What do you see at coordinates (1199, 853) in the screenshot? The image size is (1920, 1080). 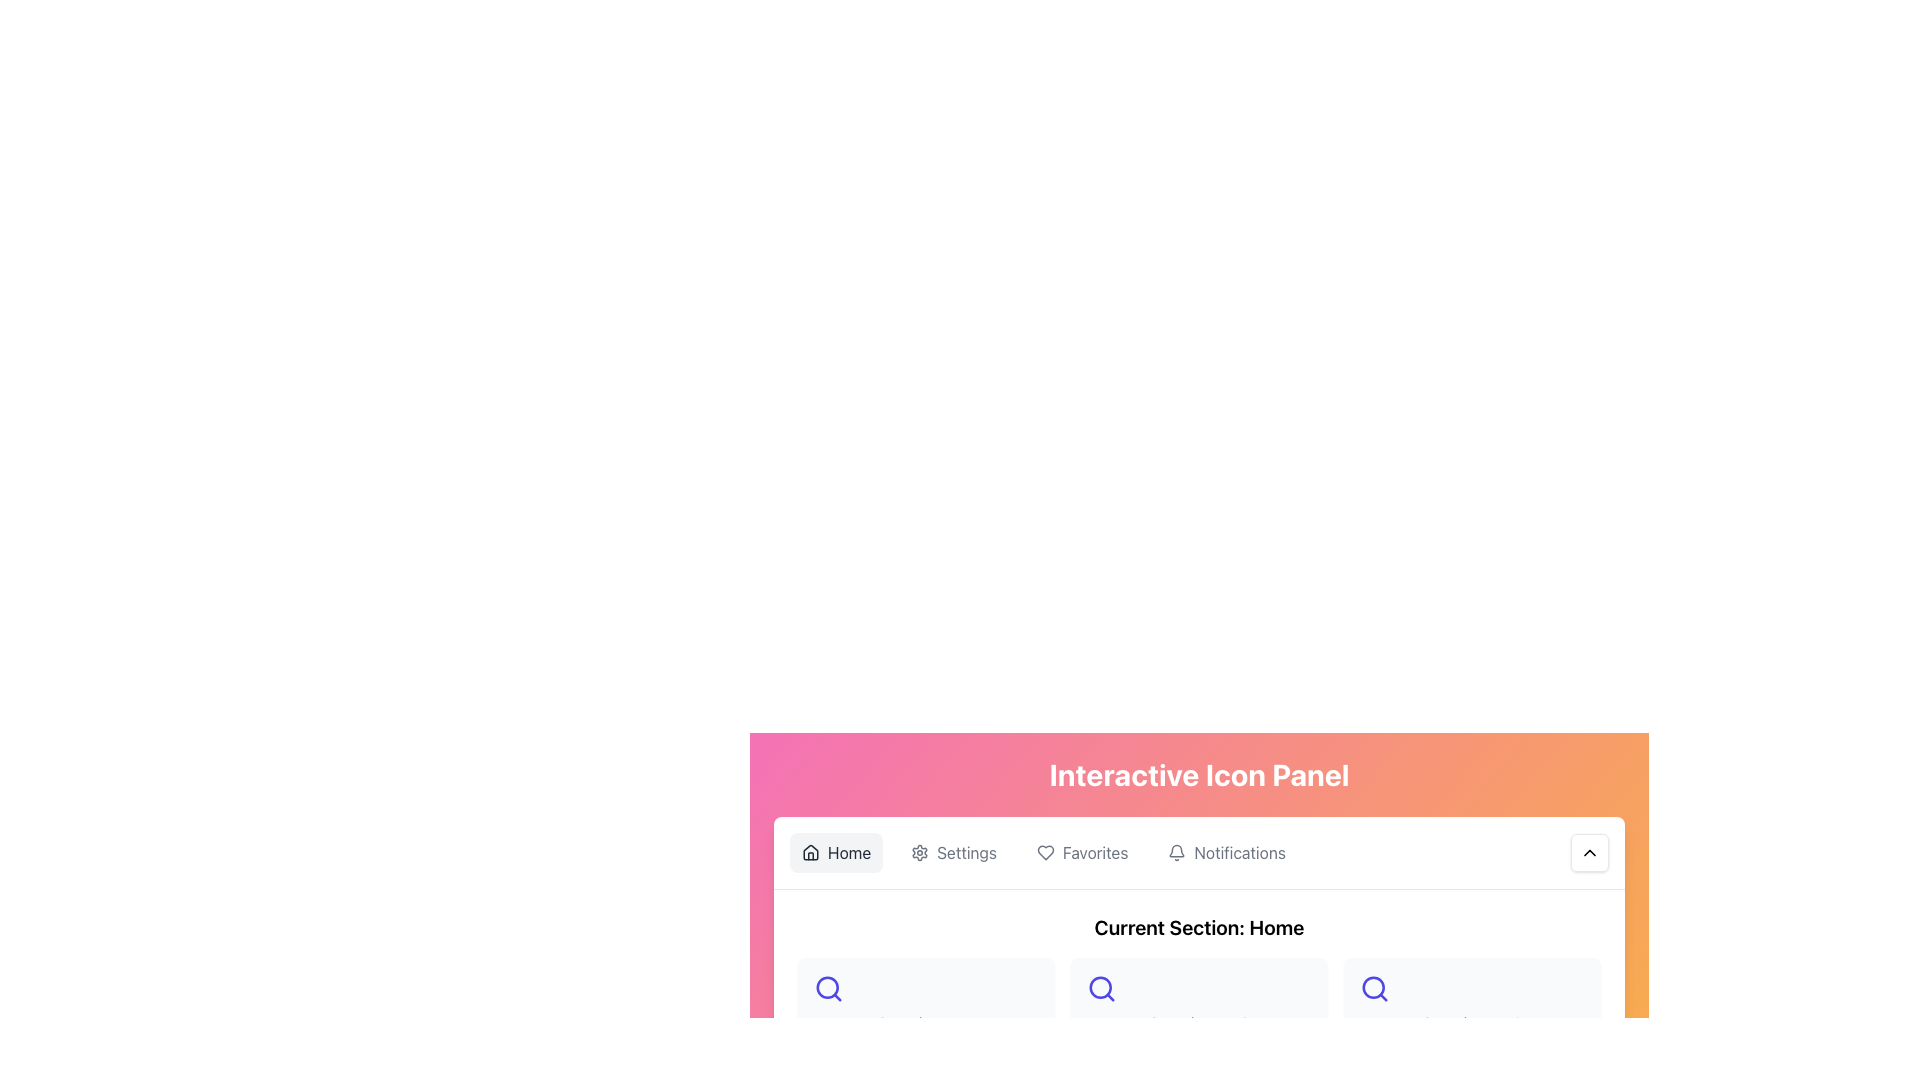 I see `the 'Notifications' button on the navigation bar` at bounding box center [1199, 853].